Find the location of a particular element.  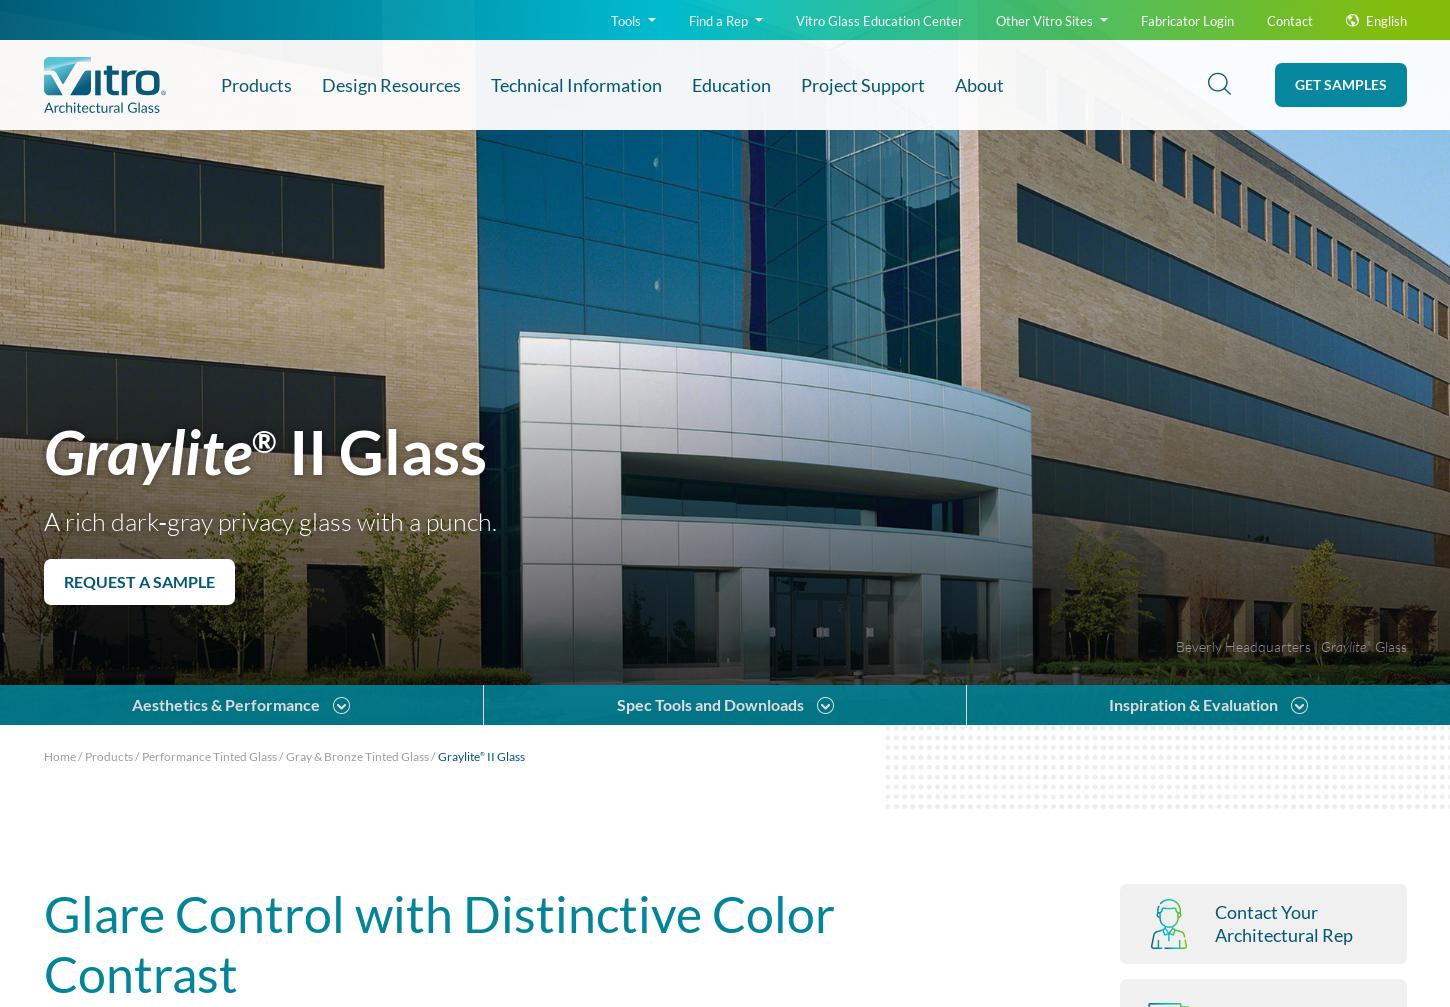

'Compare with' is located at coordinates (154, 376).